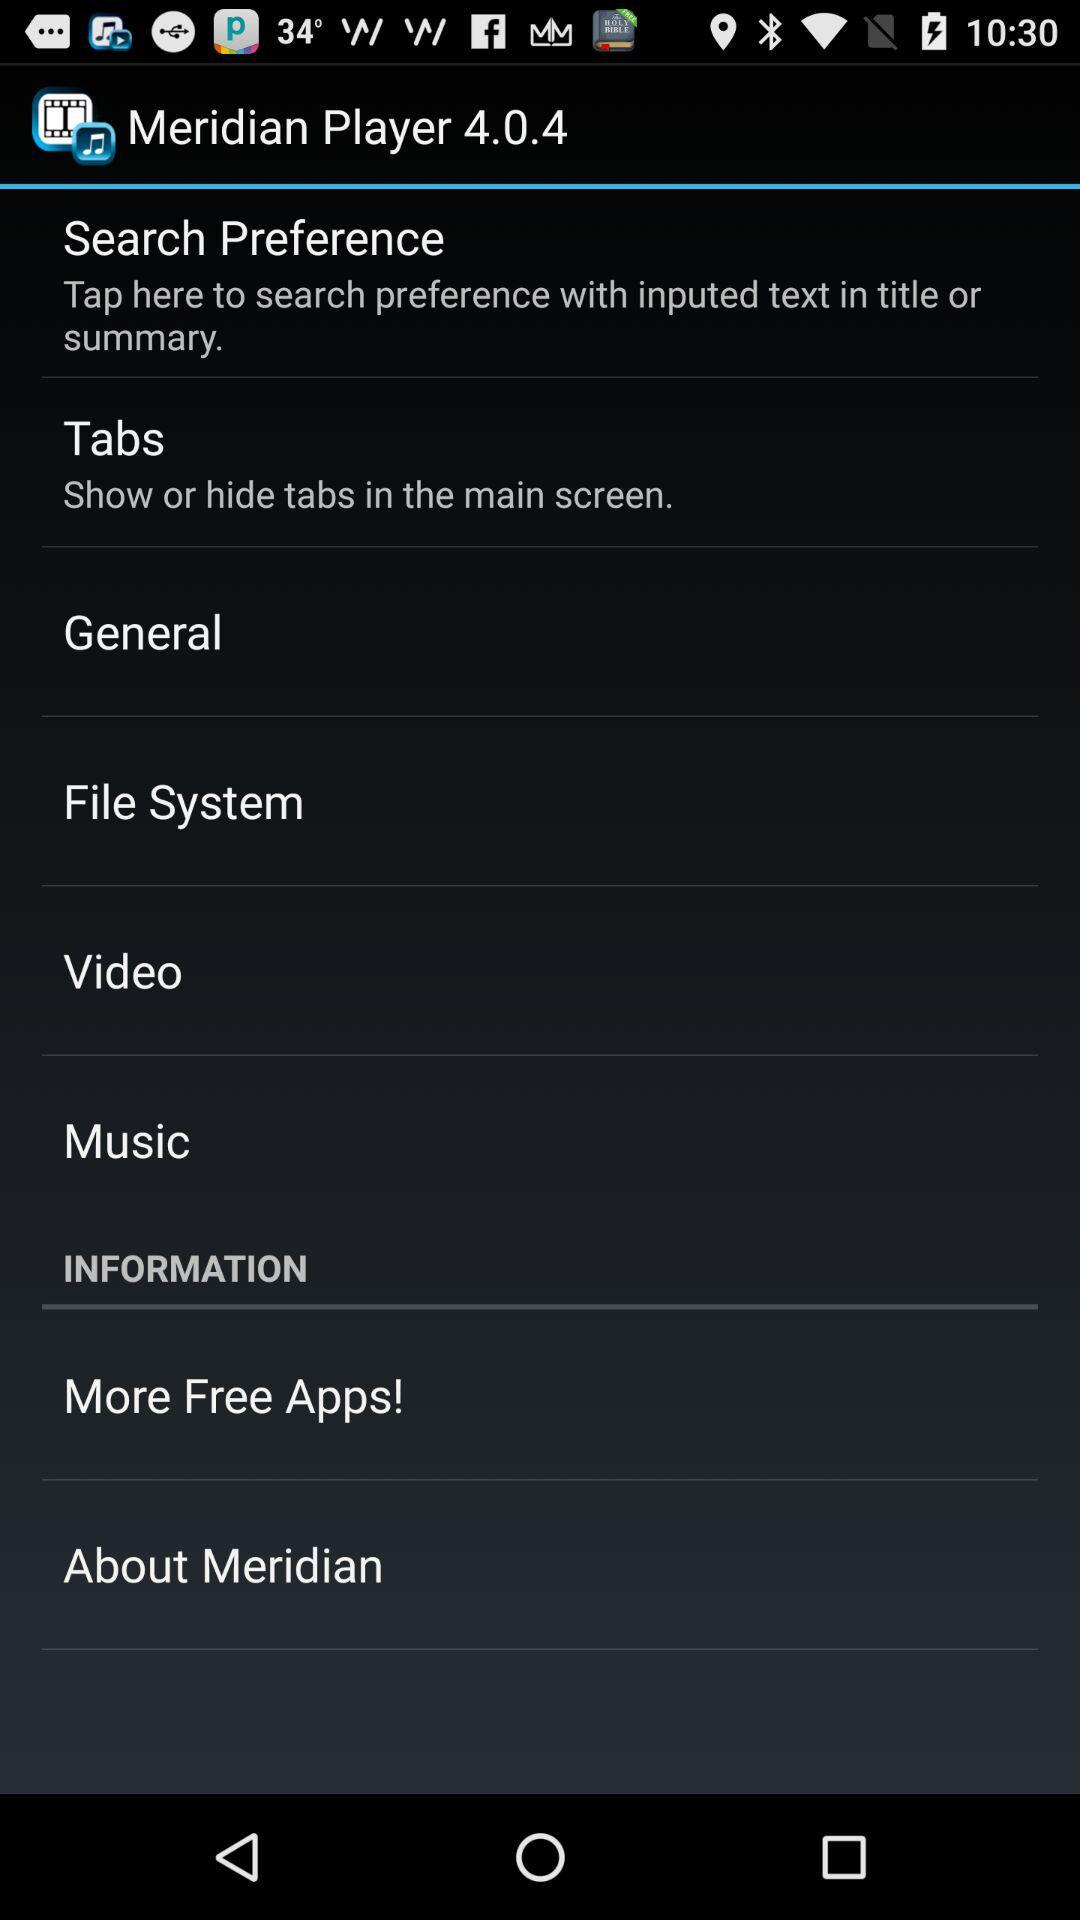 The image size is (1080, 1920). Describe the element at coordinates (223, 1563) in the screenshot. I see `the about meridian item` at that location.